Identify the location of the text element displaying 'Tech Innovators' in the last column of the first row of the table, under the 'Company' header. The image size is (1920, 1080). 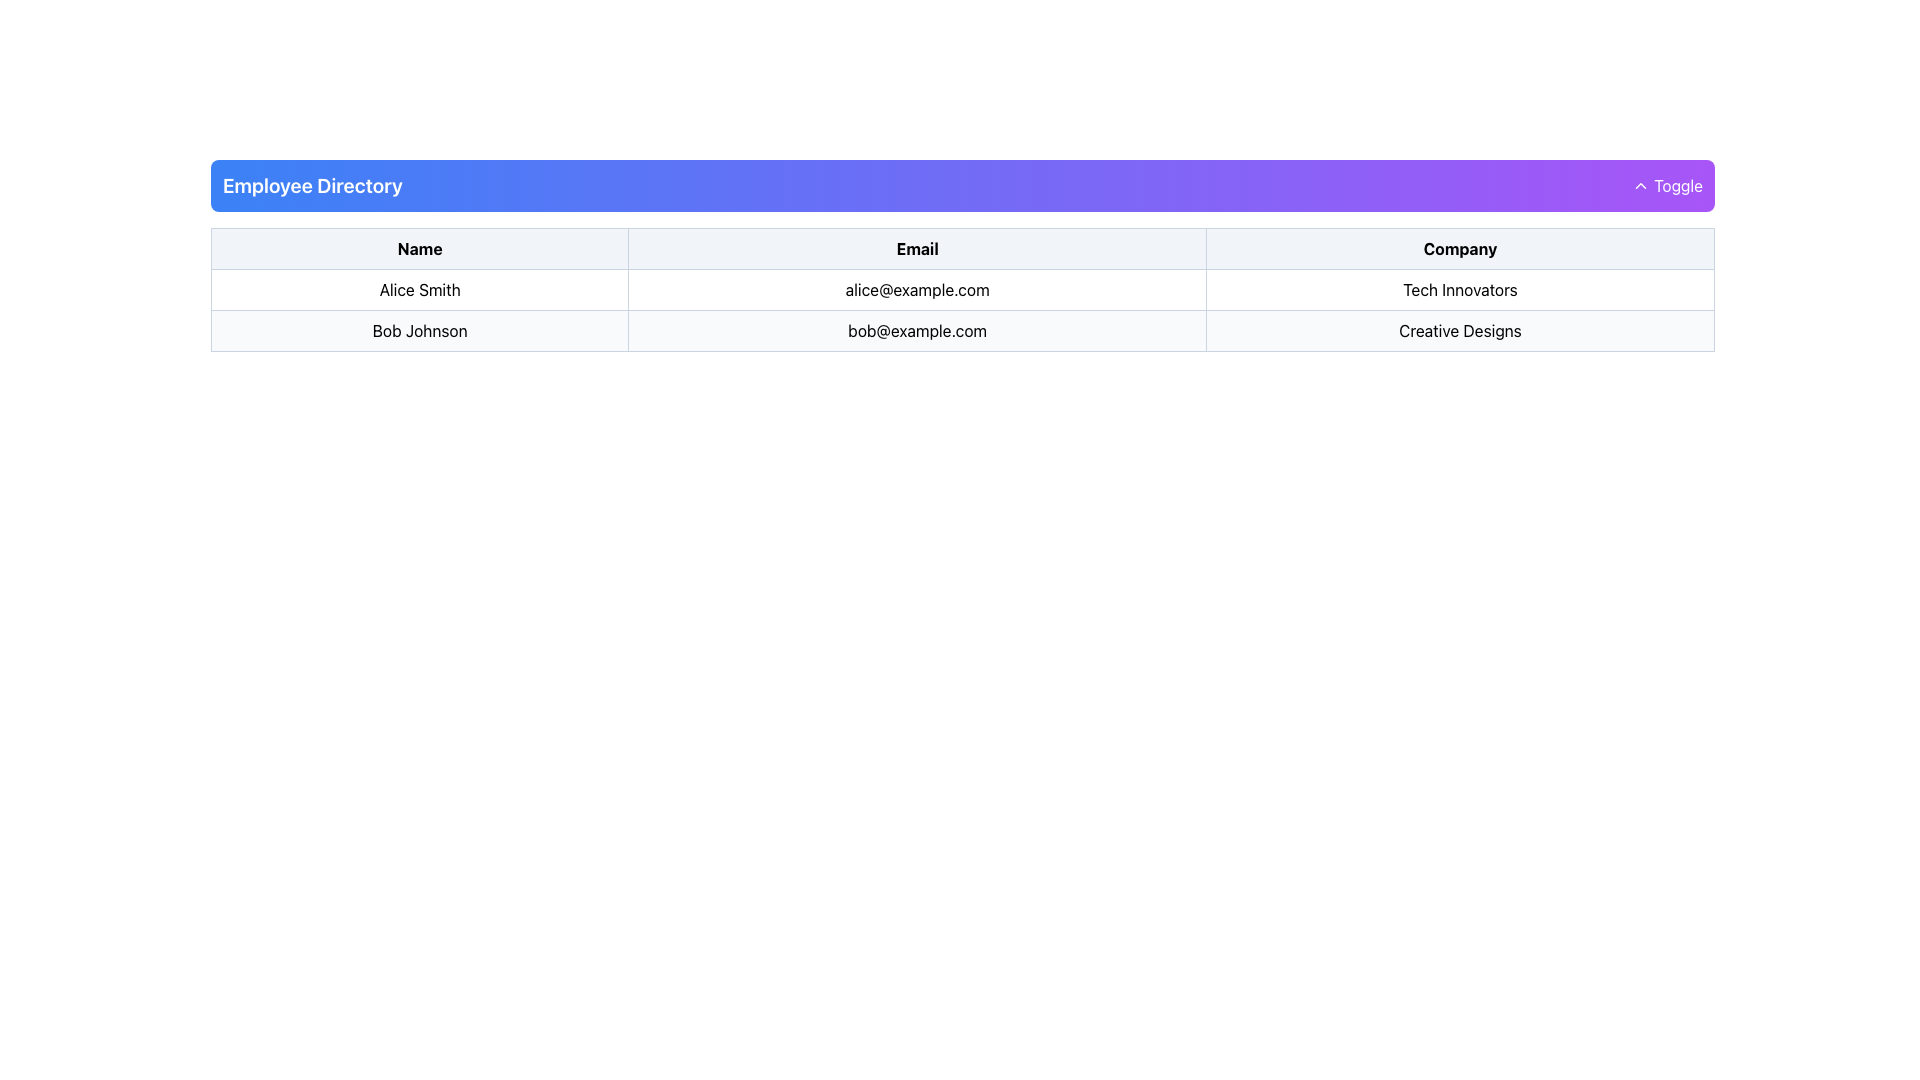
(1460, 289).